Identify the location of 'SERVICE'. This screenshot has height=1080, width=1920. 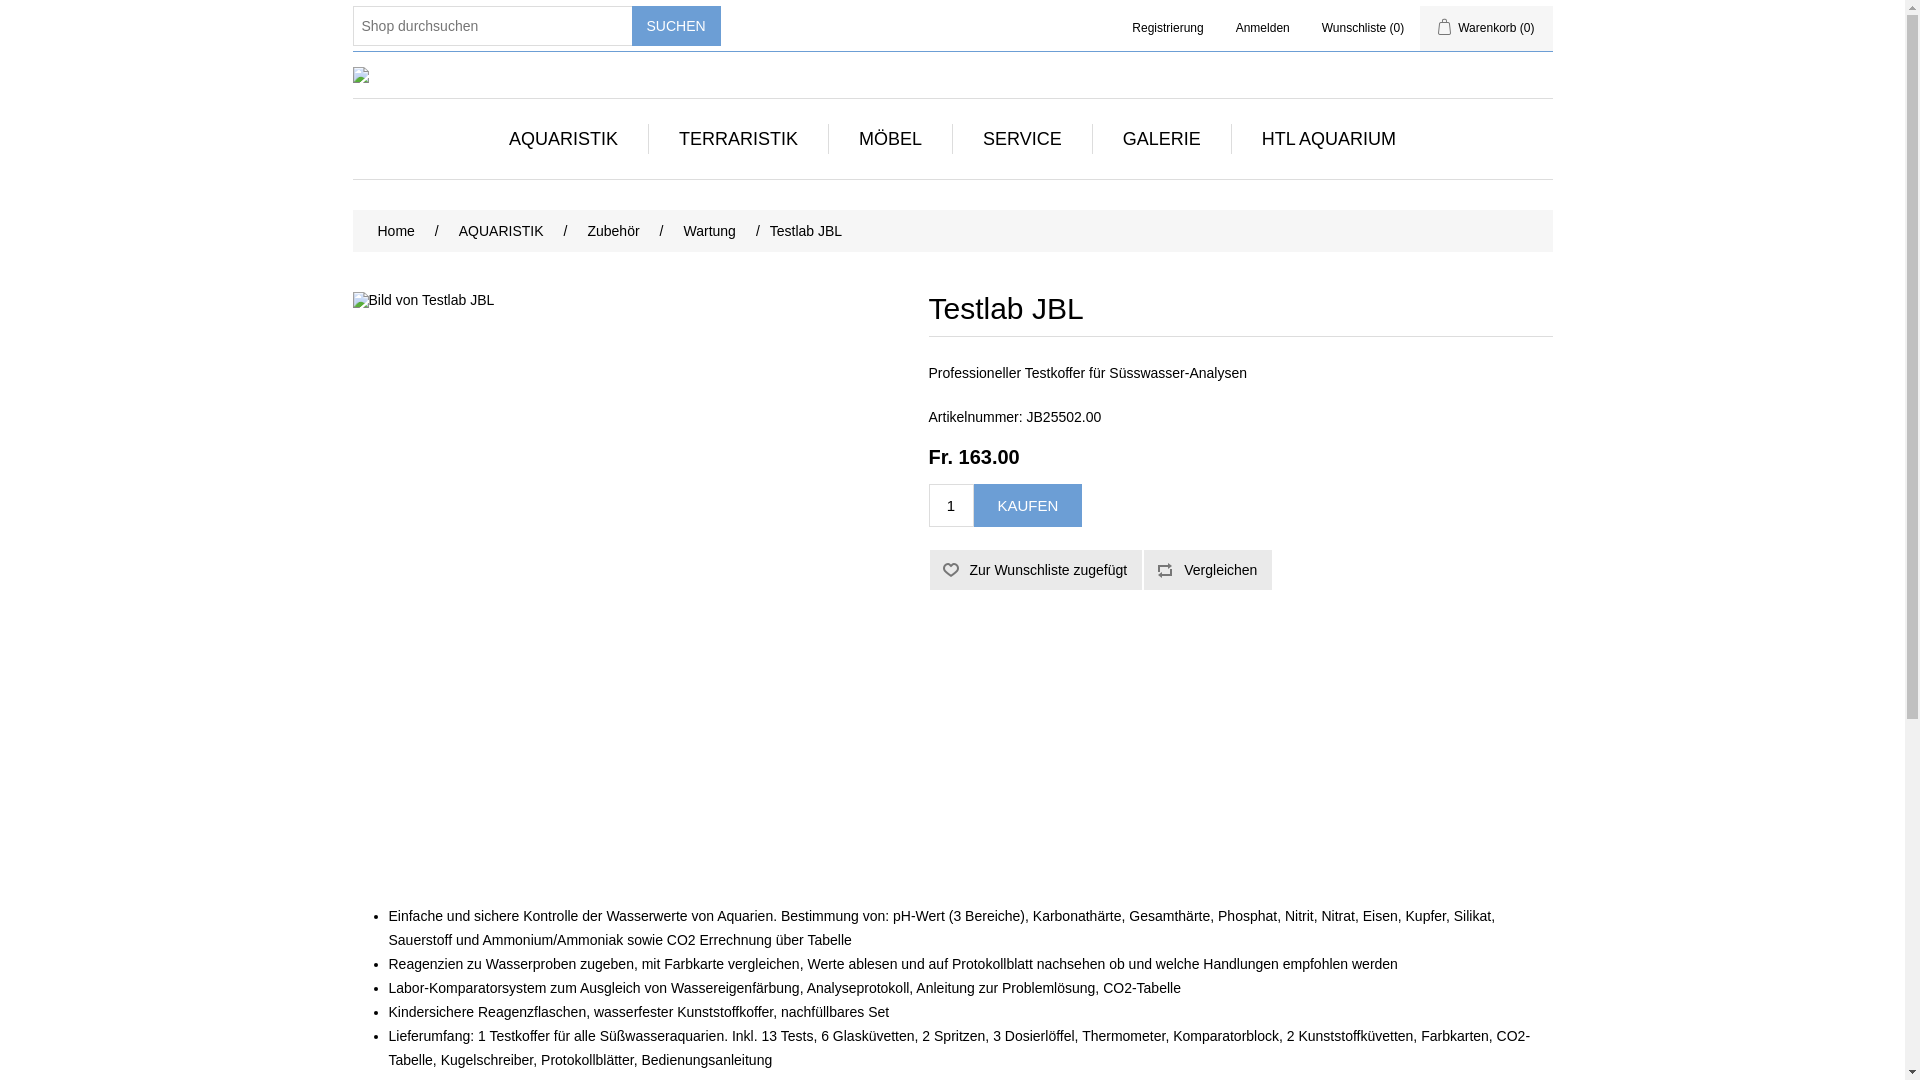
(1022, 137).